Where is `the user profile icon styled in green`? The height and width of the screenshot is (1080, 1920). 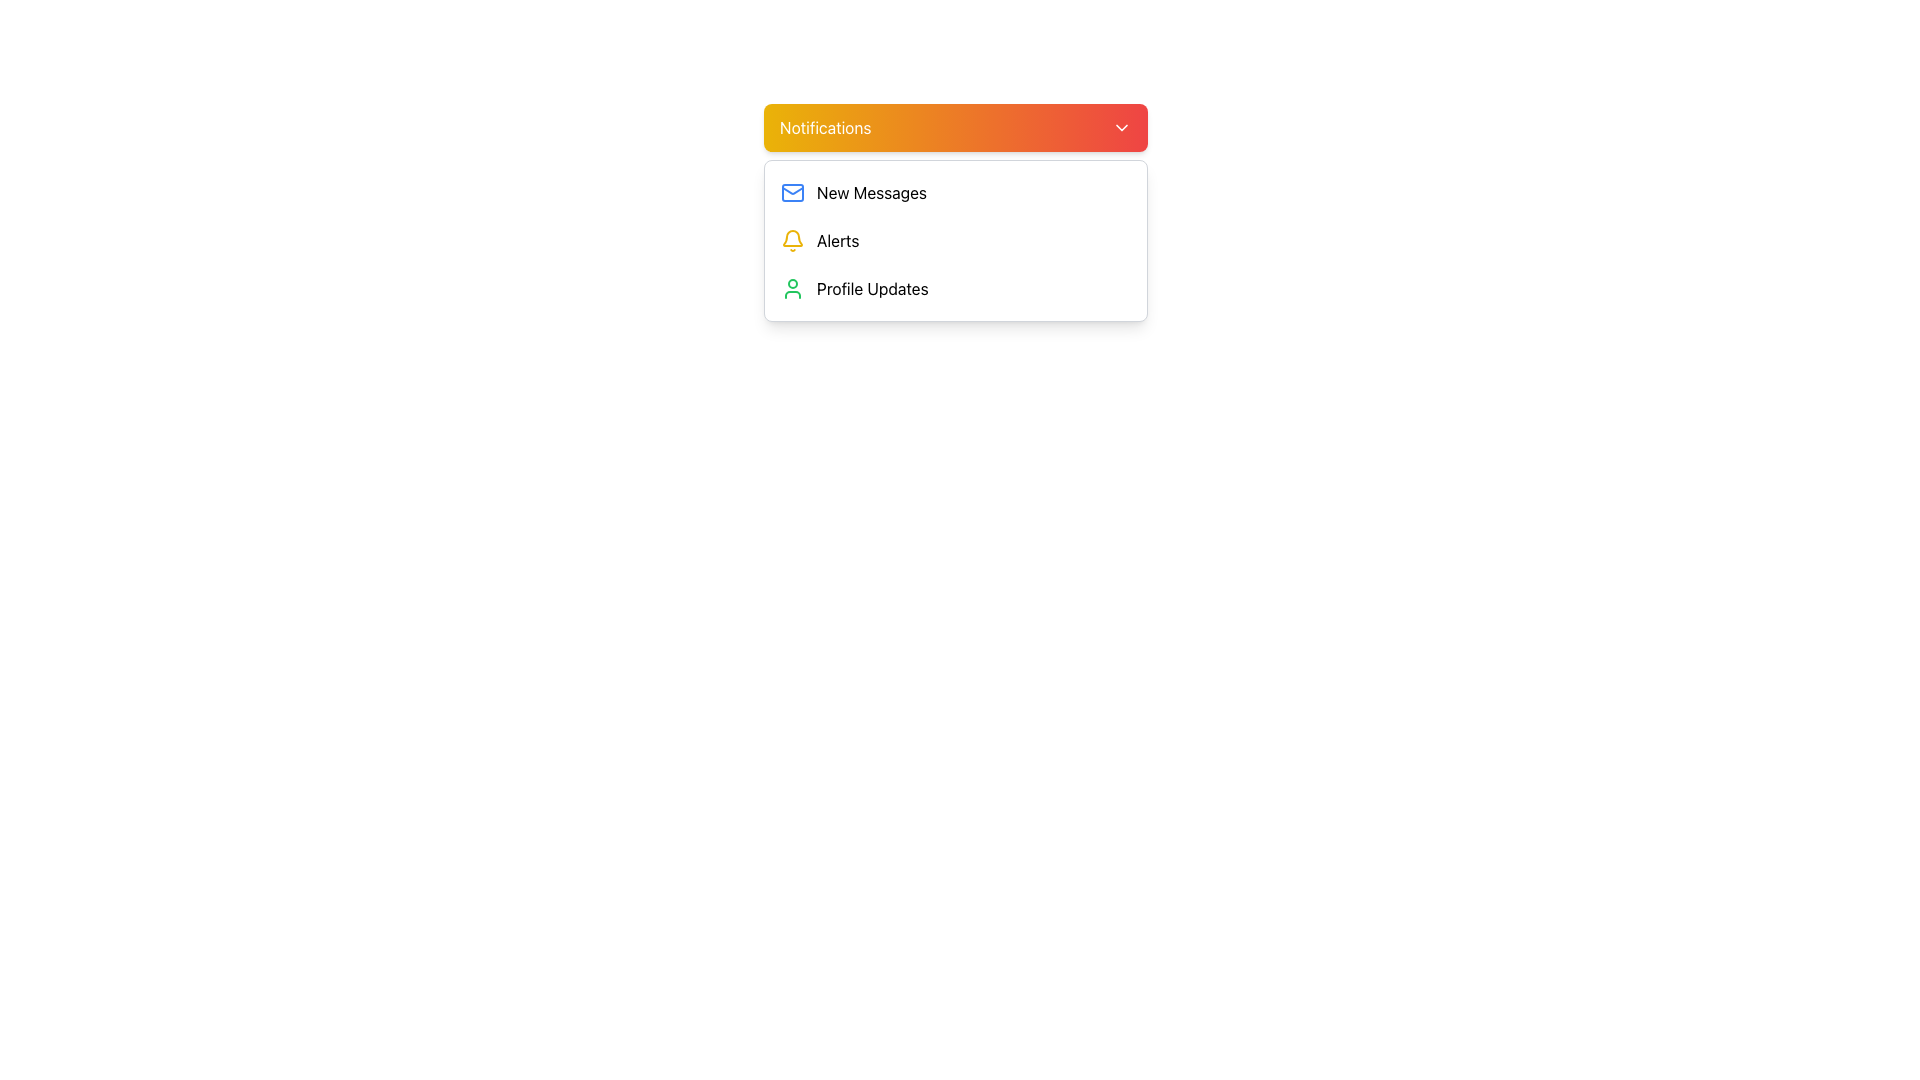 the user profile icon styled in green is located at coordinates (791, 289).